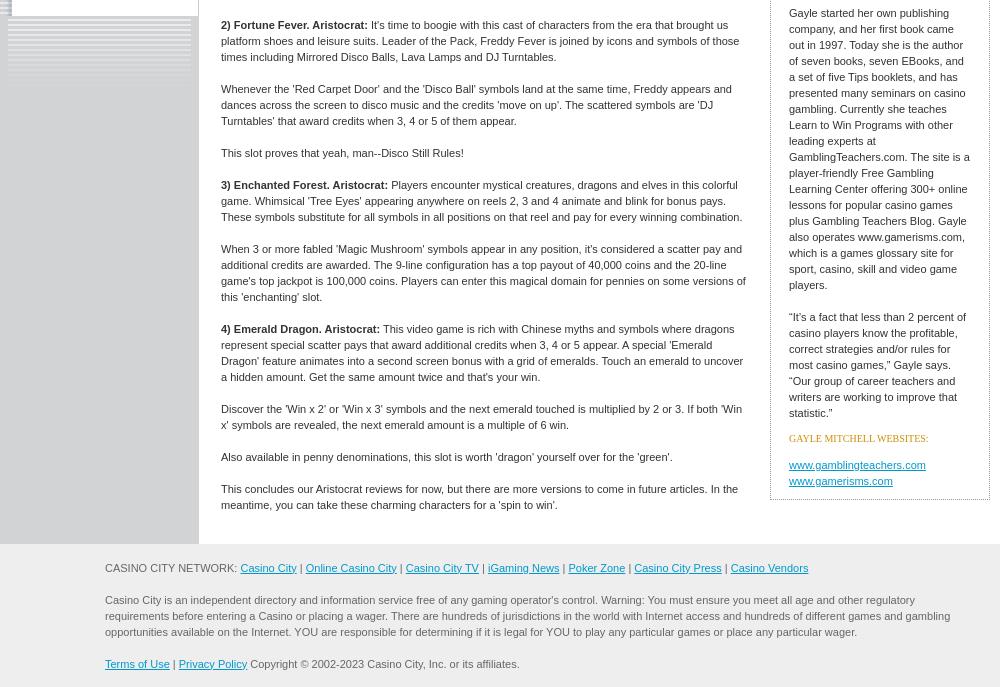 This screenshot has height=687, width=1000. I want to click on 'Players encounter mystical creatures, dragons and elves in this colorful game. Whimsical 'Tree Eyes' appearing anywhere on reels 2, 3 and 4 animate and blink for bonus pays. These symbols substitute for all symbols in all positions on that reel and pay for every winning combination.', so click(480, 198).